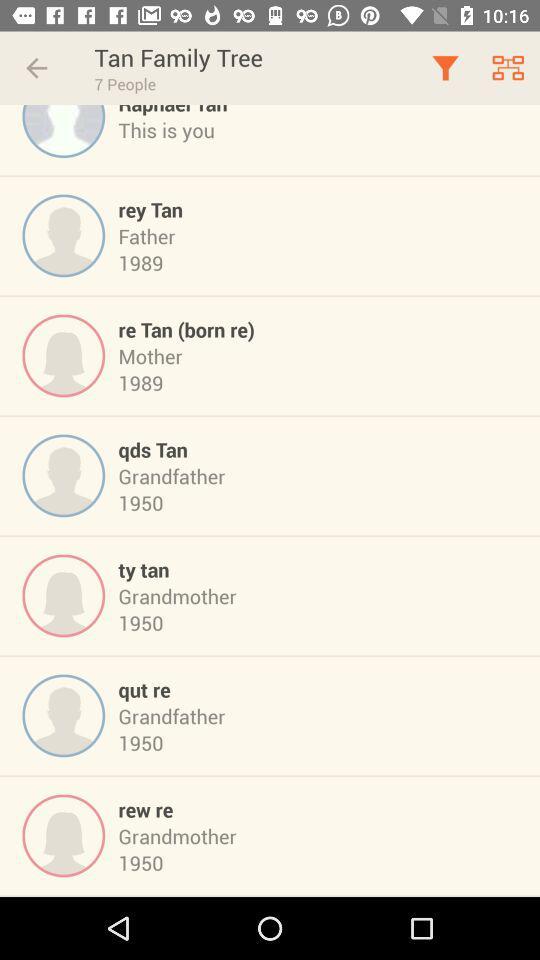 Image resolution: width=540 pixels, height=960 pixels. I want to click on the item next to tan family tree item, so click(36, 68).